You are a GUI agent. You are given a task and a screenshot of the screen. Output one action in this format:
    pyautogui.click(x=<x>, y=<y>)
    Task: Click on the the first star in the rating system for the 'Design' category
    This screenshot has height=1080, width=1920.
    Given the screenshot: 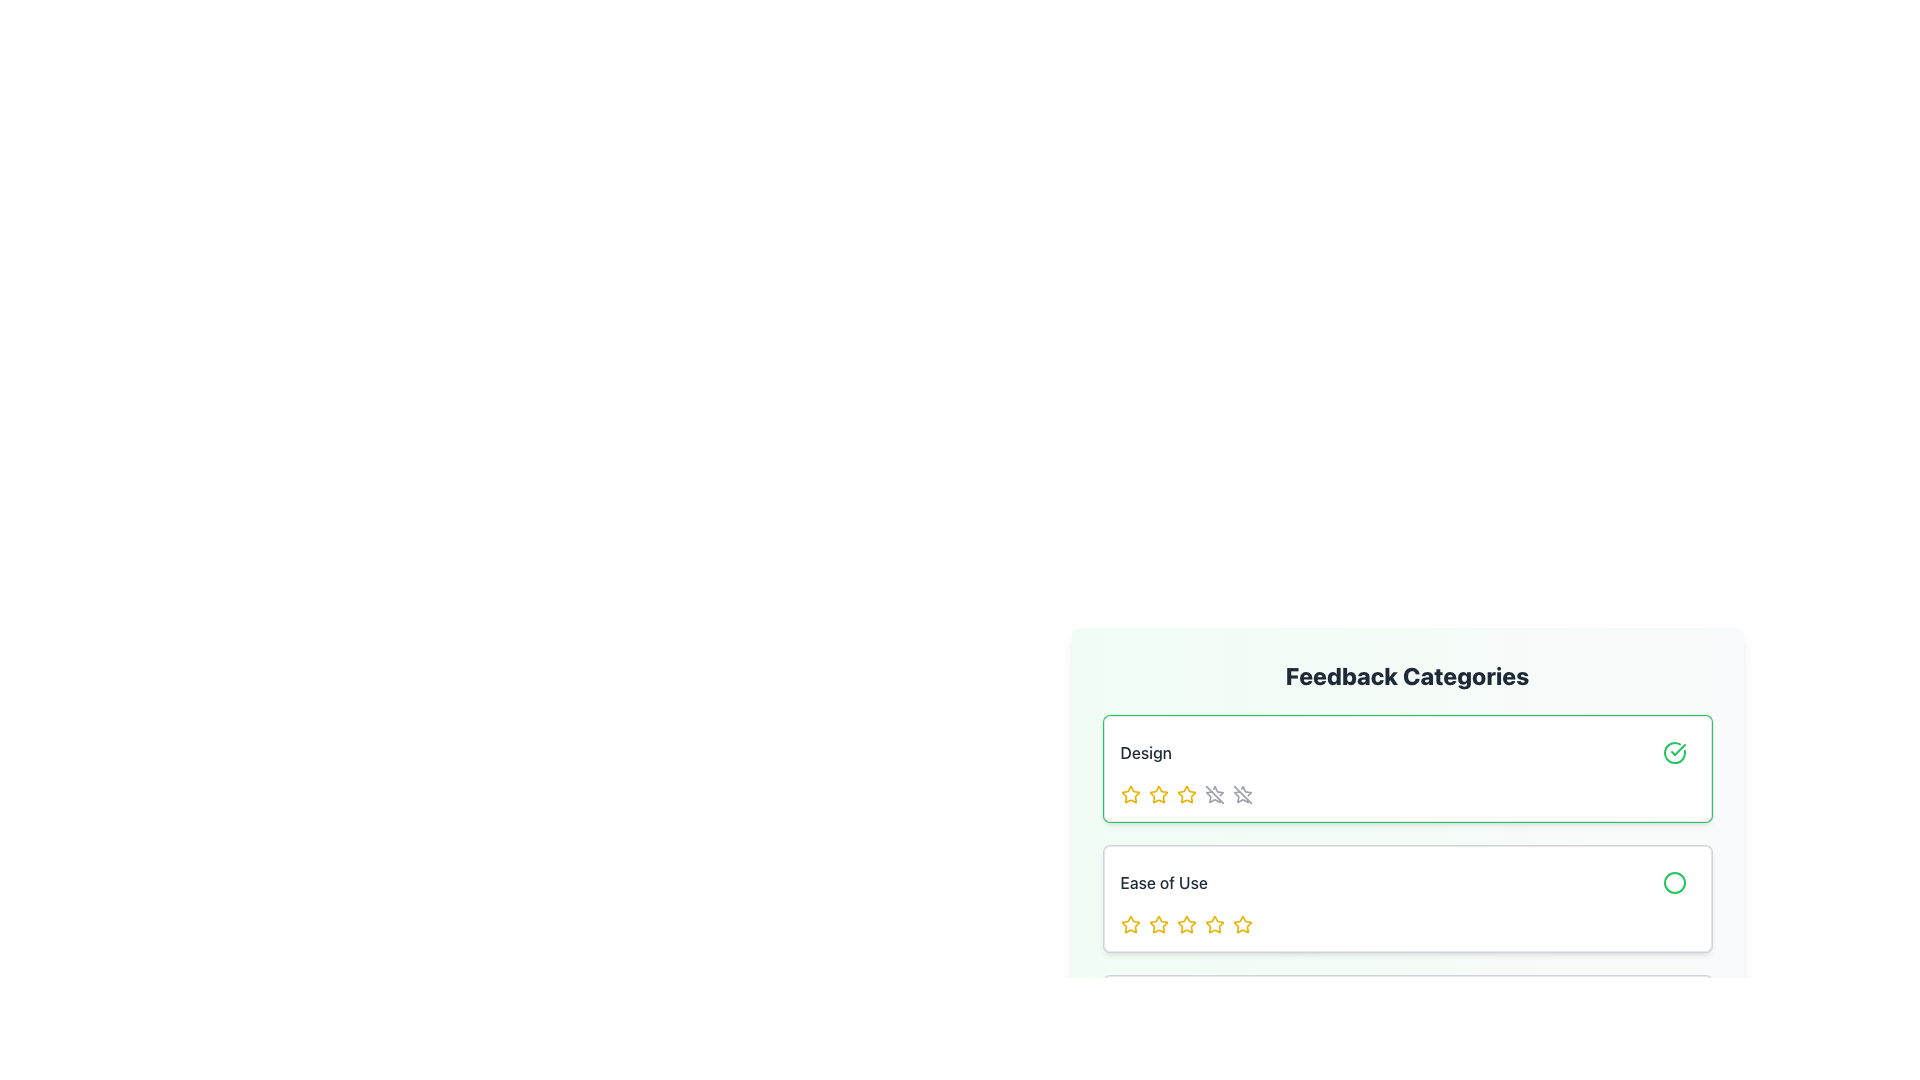 What is the action you would take?
    pyautogui.click(x=1130, y=793)
    